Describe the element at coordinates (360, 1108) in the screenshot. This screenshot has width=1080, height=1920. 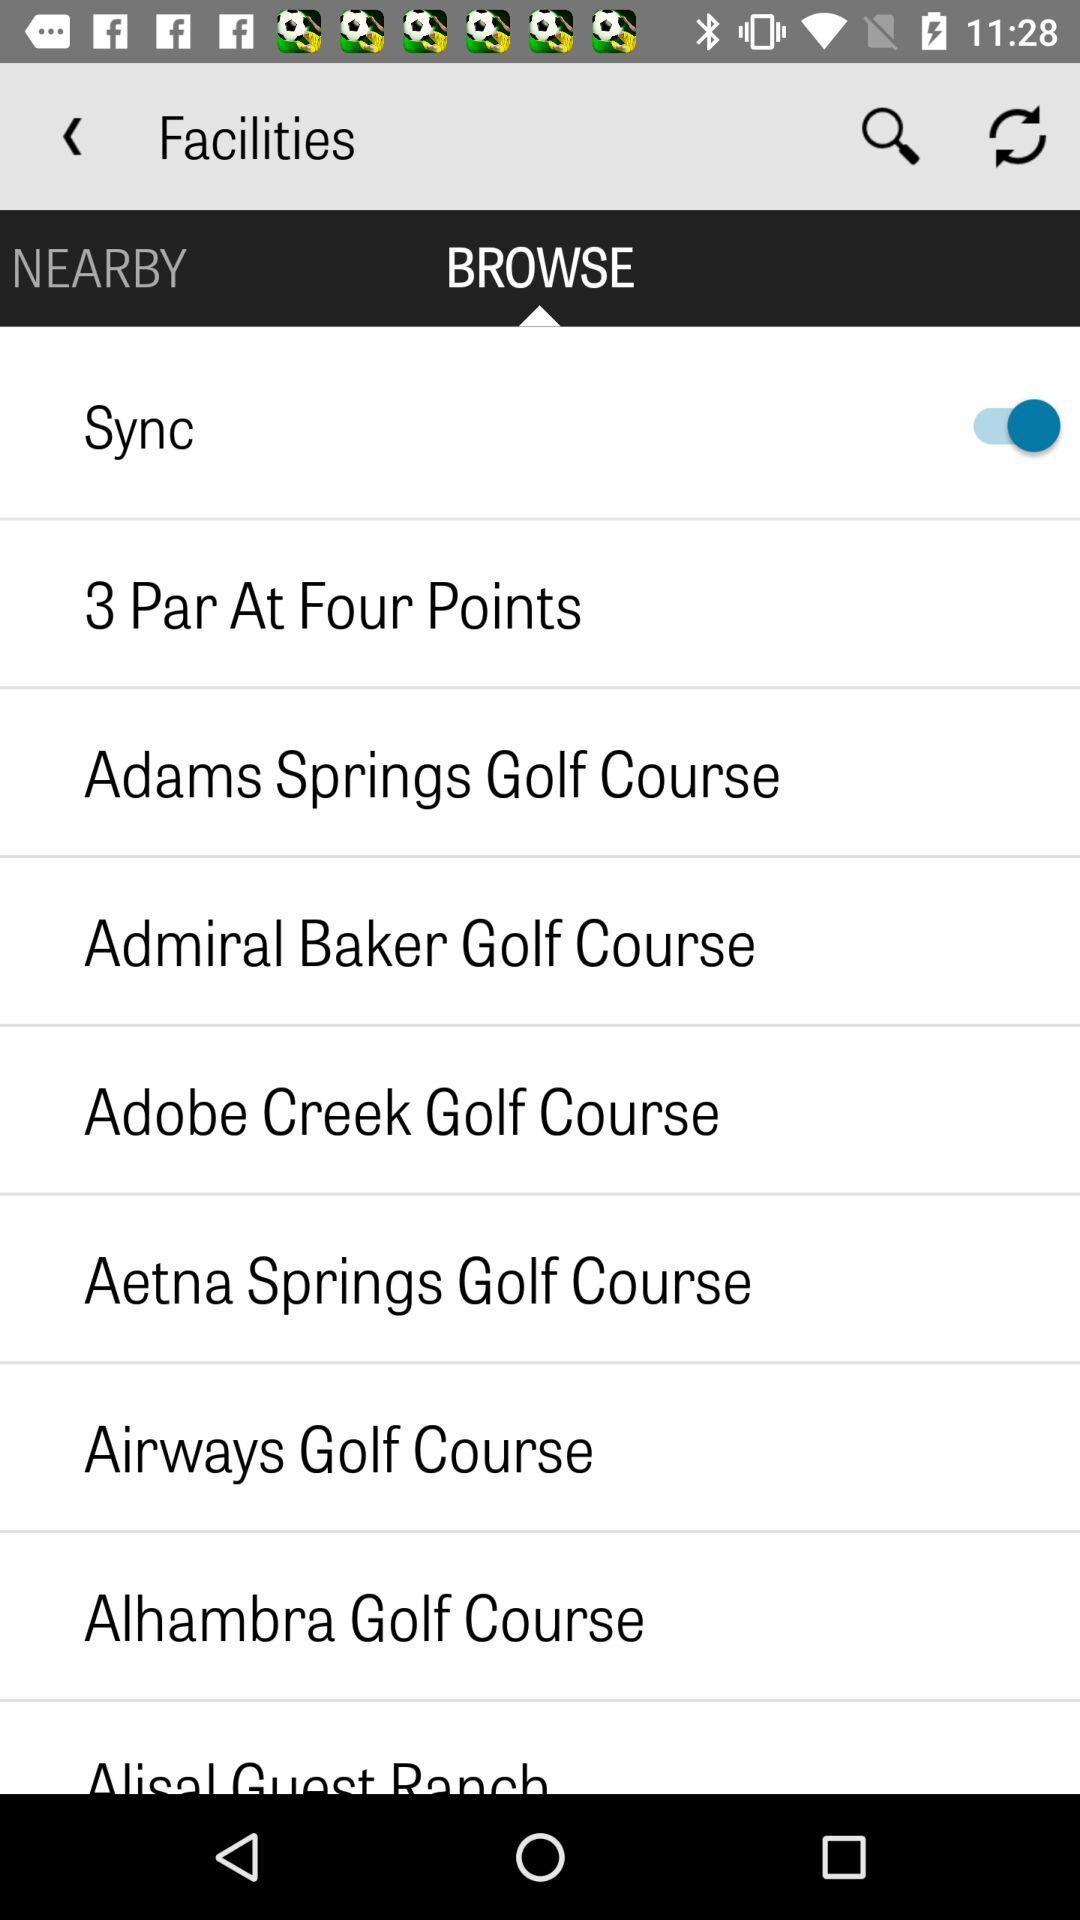
I see `the icon below admiral baker golf` at that location.